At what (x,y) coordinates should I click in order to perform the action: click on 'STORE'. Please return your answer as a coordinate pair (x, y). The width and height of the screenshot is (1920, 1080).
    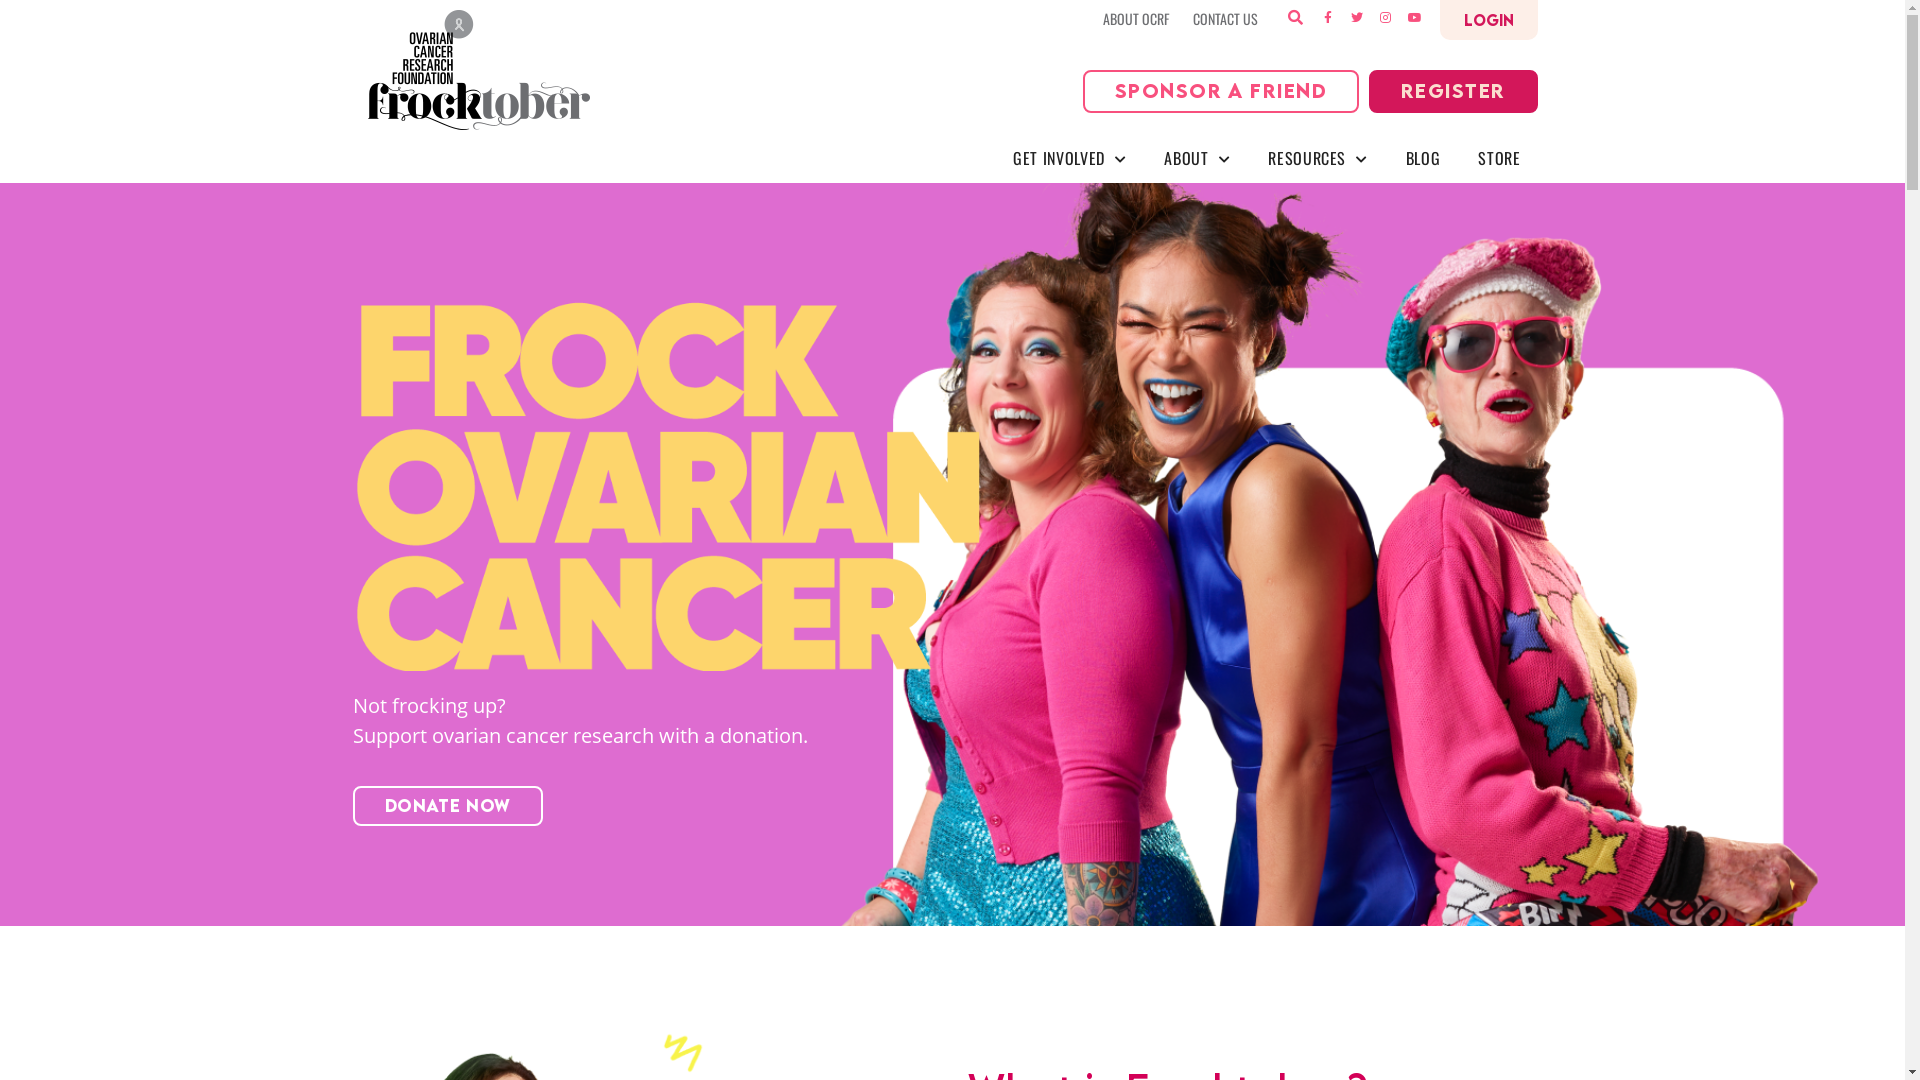
    Looking at the image, I should click on (1498, 157).